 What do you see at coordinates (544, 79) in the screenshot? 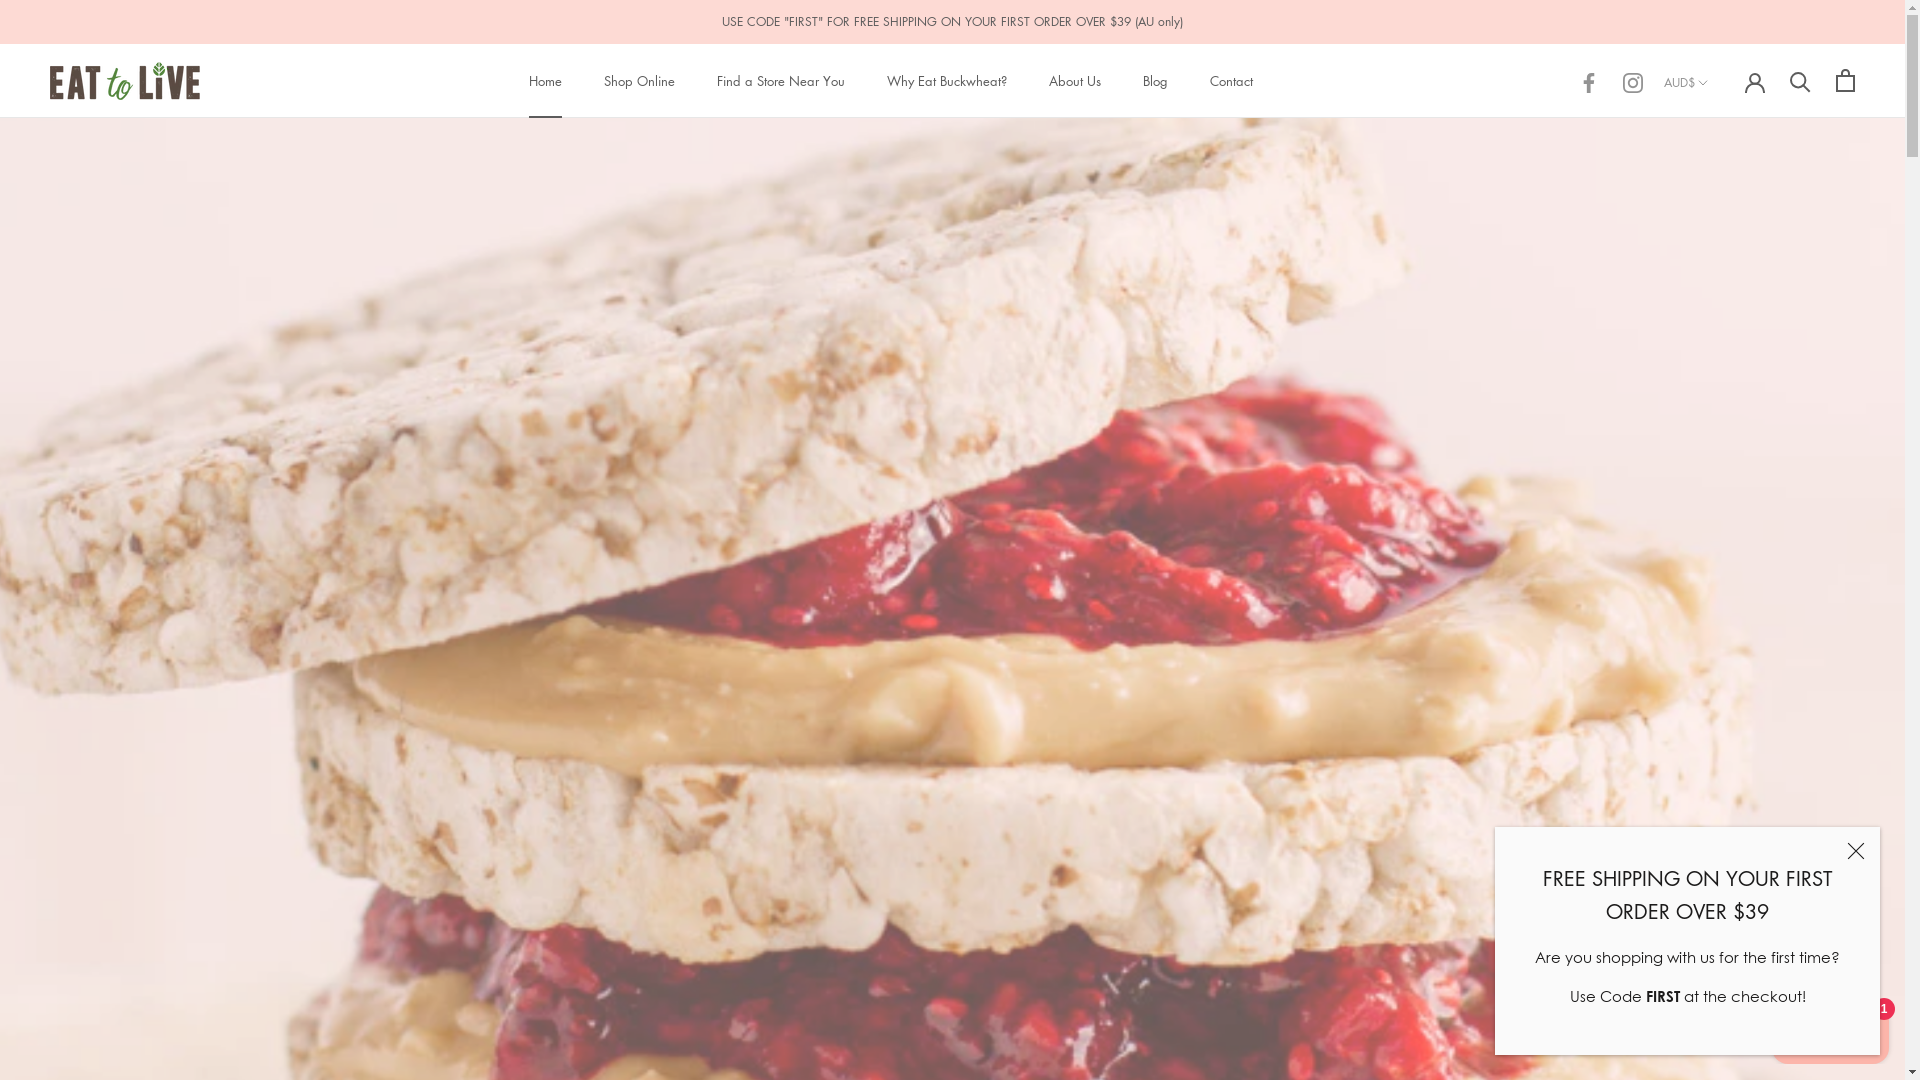
I see `'Home` at bounding box center [544, 79].